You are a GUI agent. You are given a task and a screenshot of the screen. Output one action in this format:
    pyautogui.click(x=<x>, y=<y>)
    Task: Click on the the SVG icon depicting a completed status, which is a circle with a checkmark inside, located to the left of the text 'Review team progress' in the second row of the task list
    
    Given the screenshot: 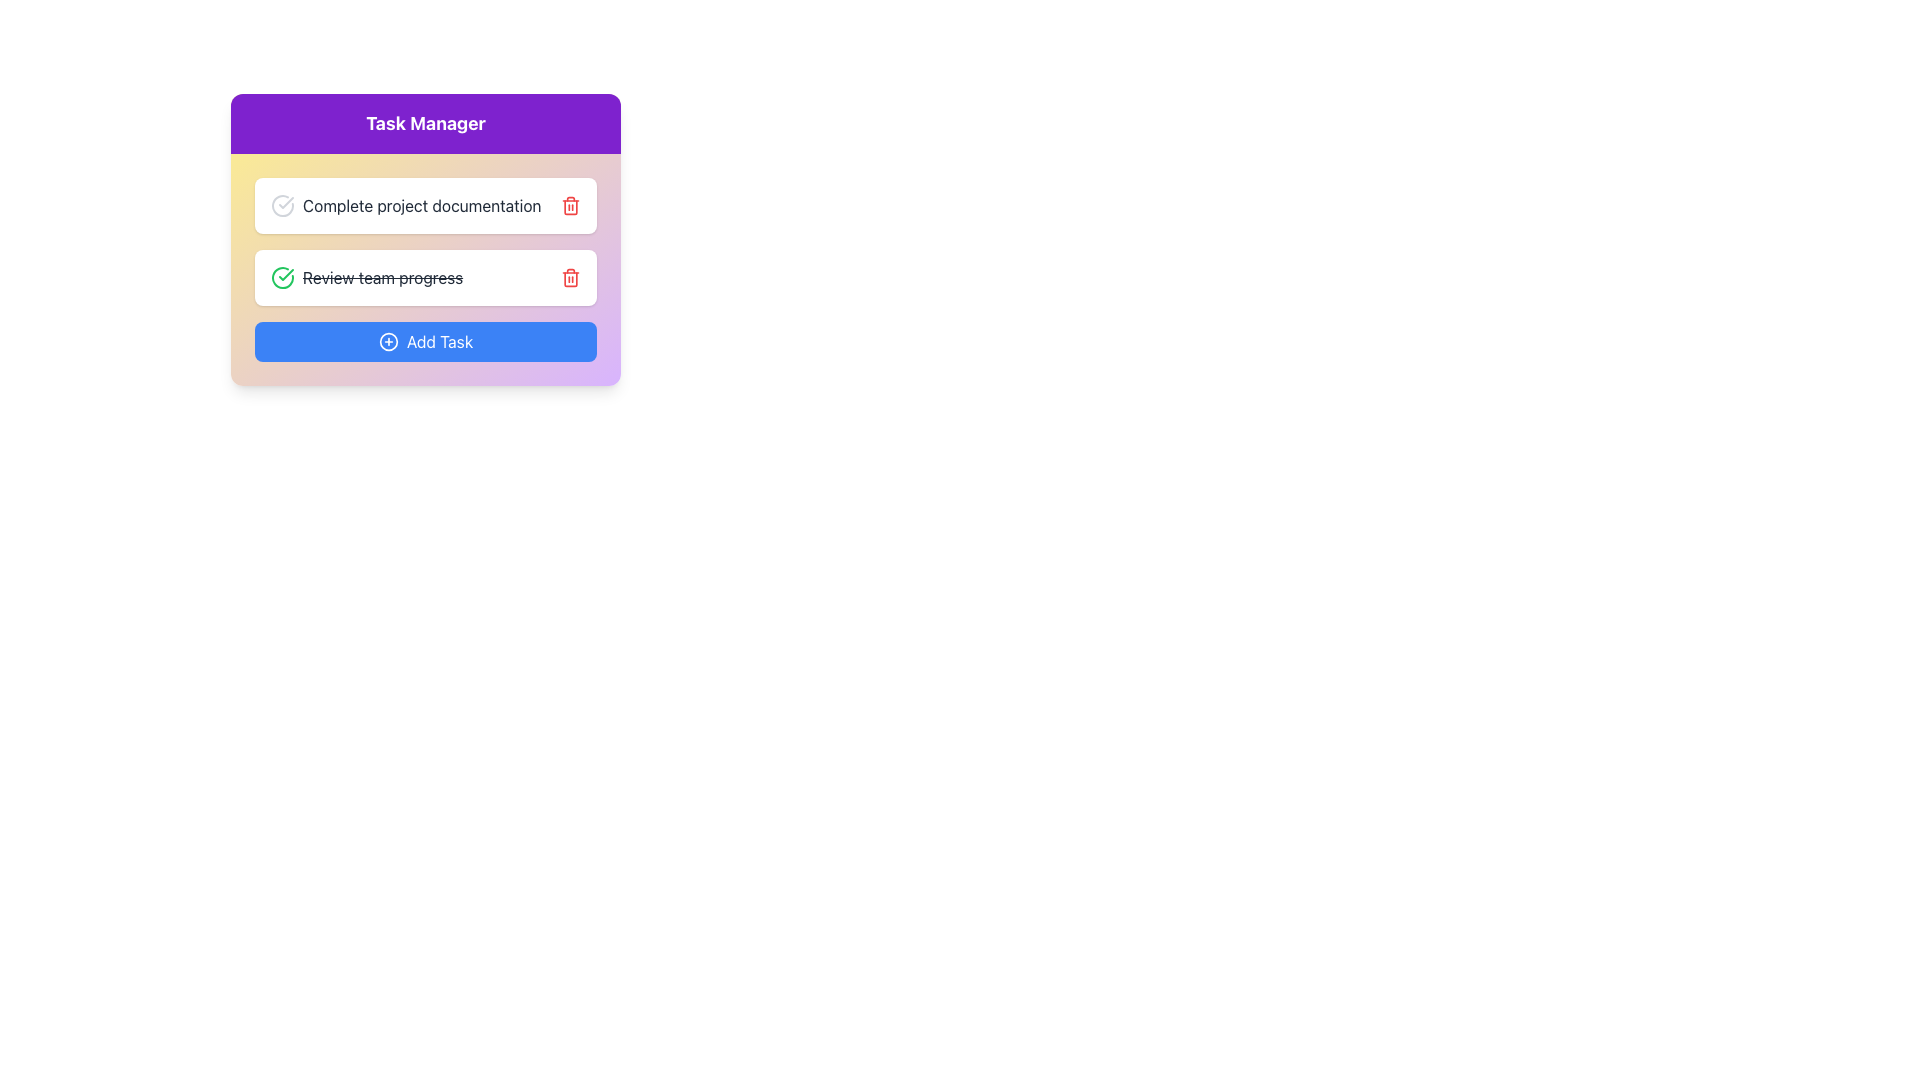 What is the action you would take?
    pyautogui.click(x=282, y=277)
    